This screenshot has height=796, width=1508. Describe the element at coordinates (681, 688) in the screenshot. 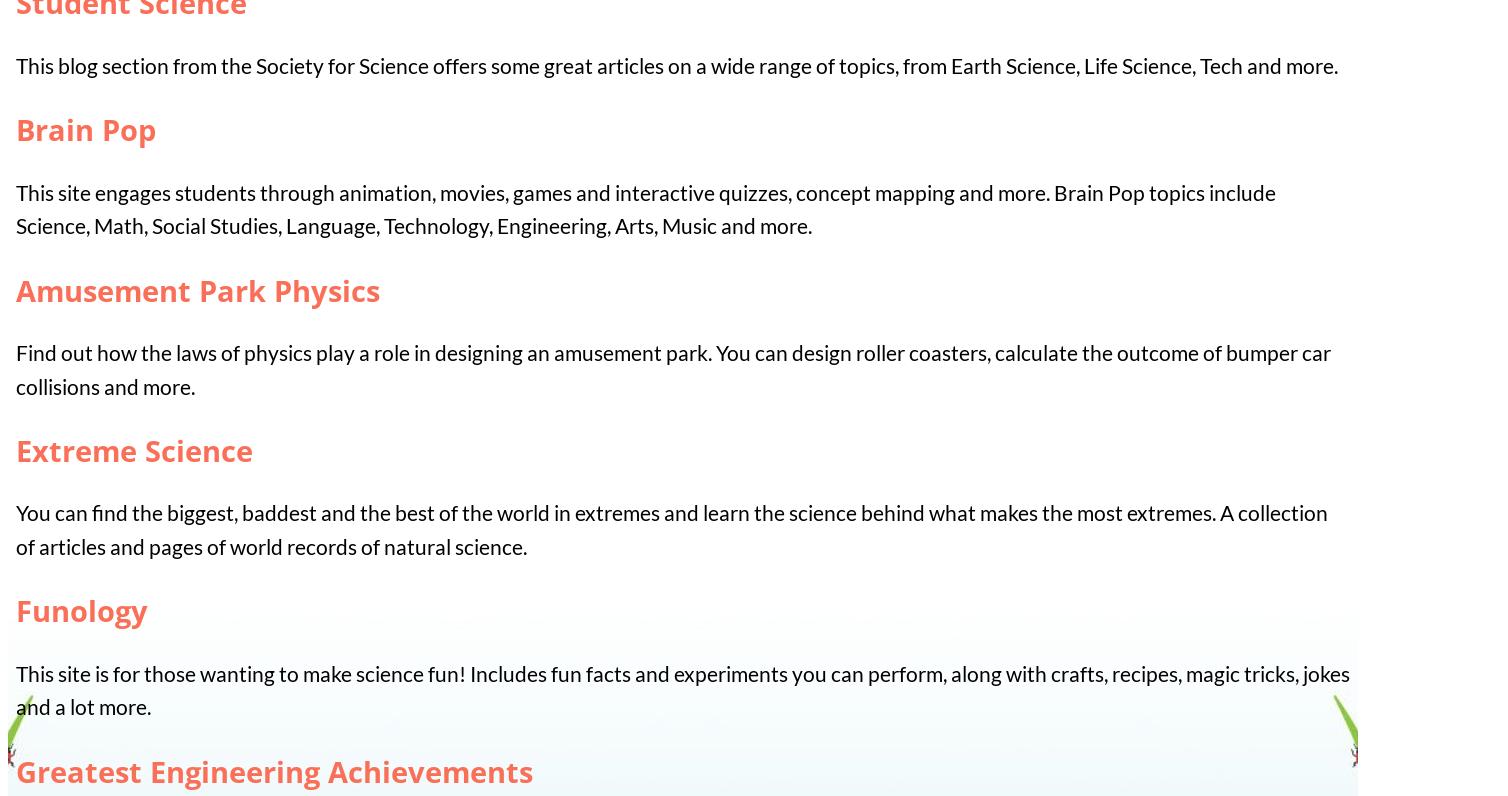

I see `'This site is for those wanting to make science fun! Includes fun facts and experiments you can perform, along with crafts, recipes, magic tricks, jokes and a lot more.'` at that location.